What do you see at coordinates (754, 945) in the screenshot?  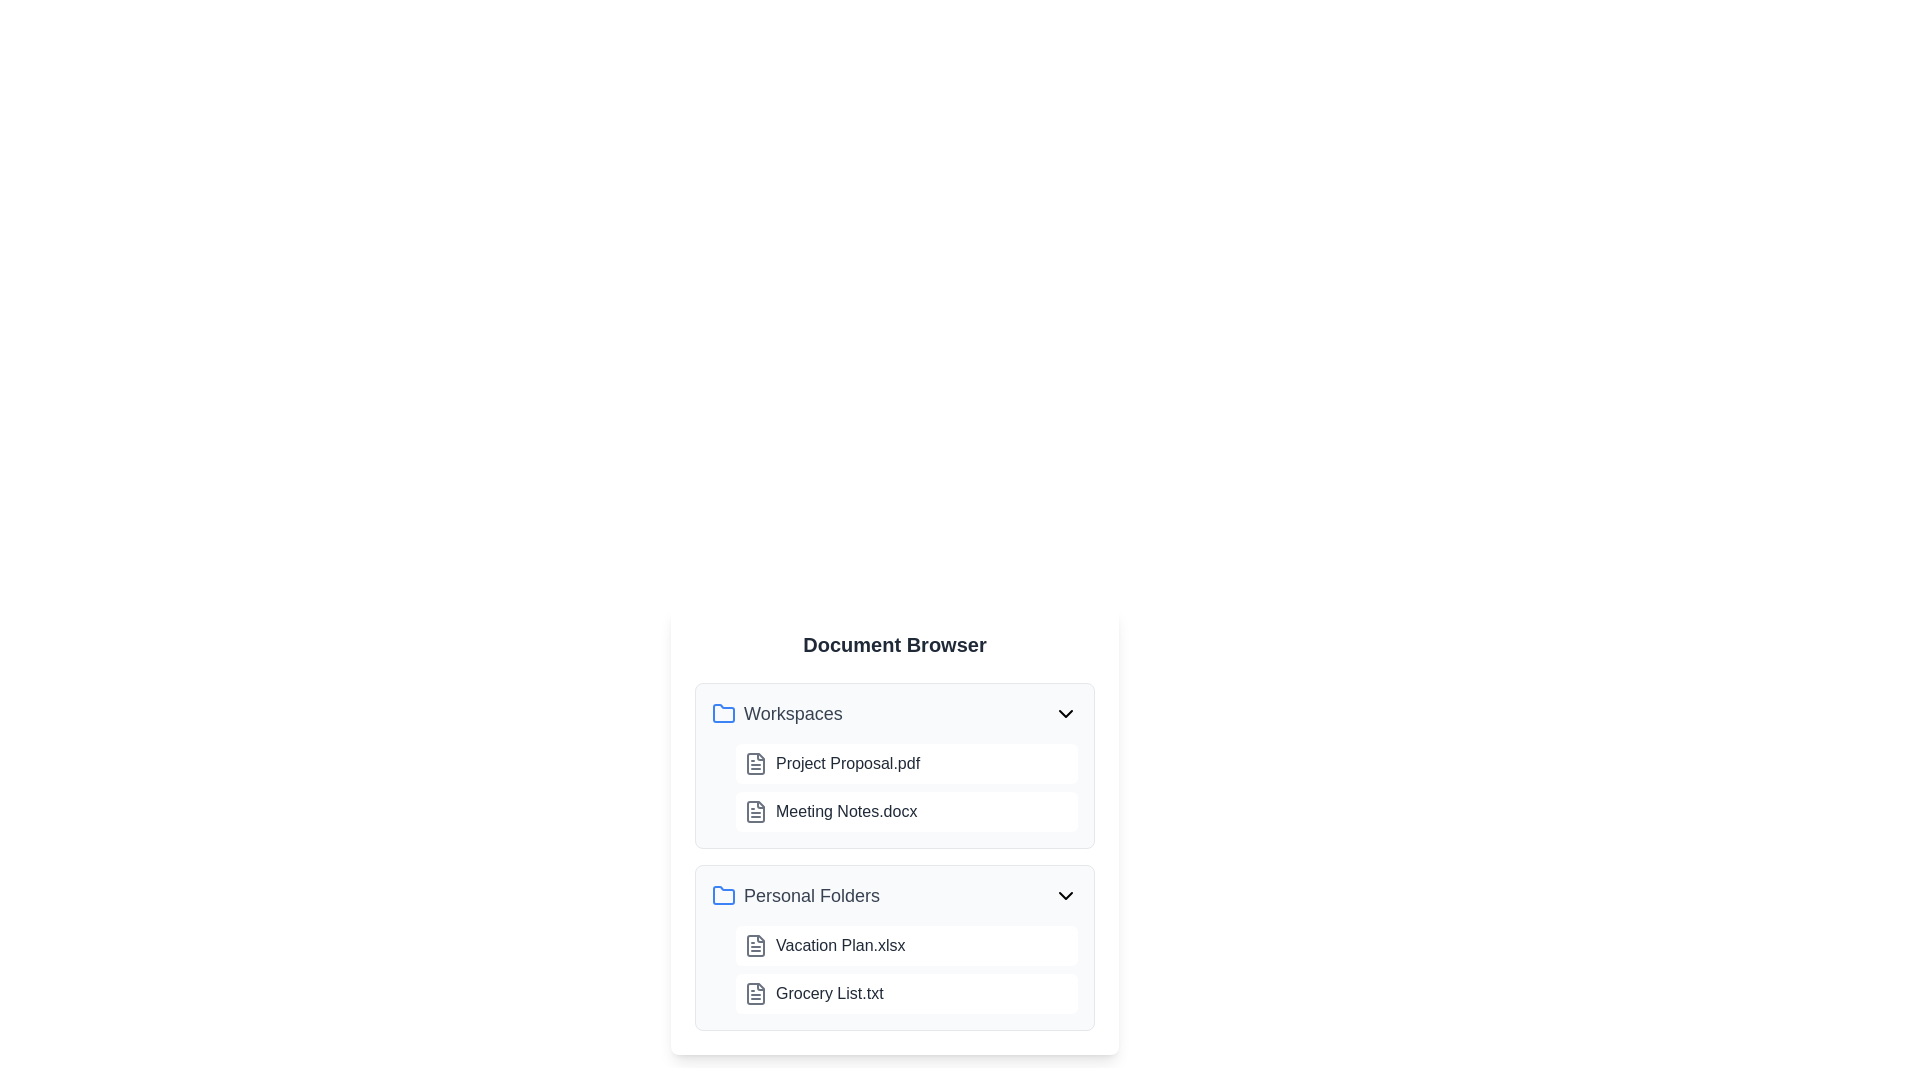 I see `the document icon resembling a sheet of paper with a folded corner, located next to 'Vacation Plan.xlsx' in the 'Personal Folders' section` at bounding box center [754, 945].